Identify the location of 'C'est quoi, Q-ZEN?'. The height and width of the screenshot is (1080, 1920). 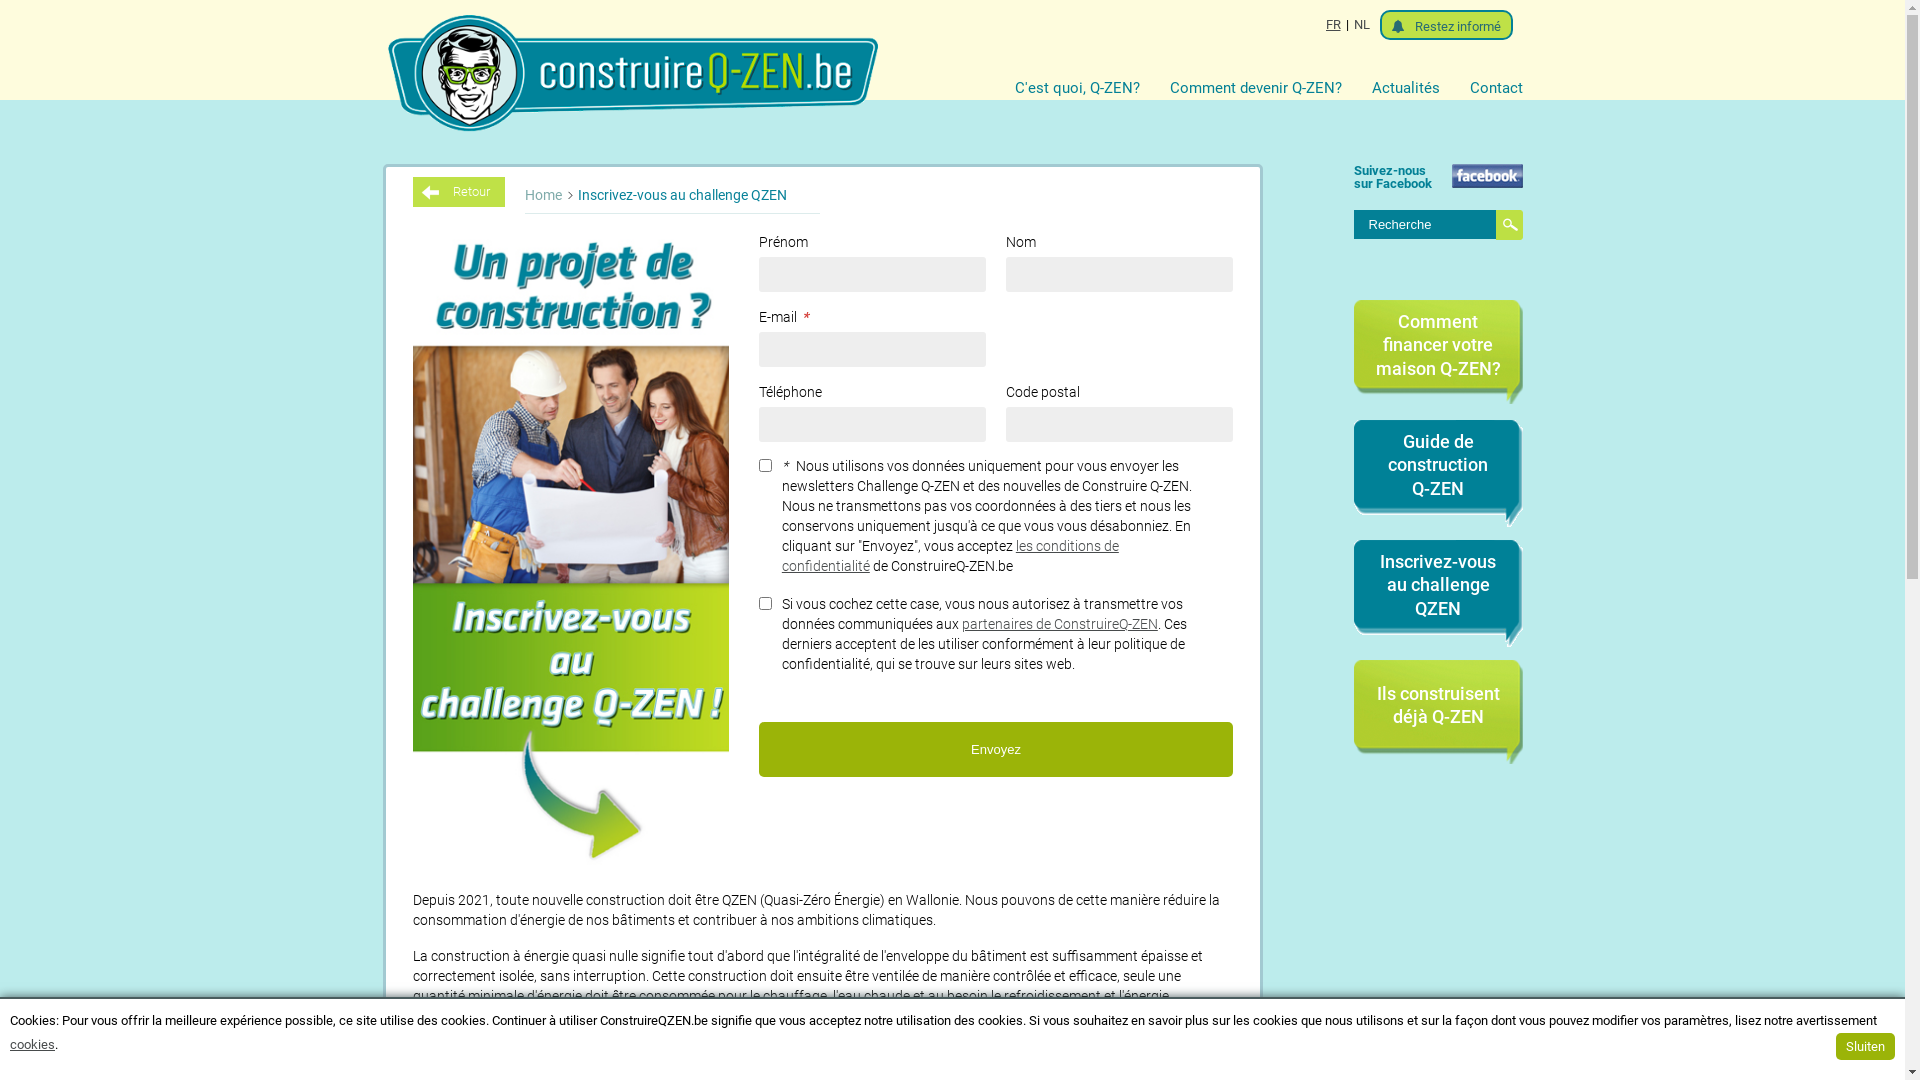
(1090, 87).